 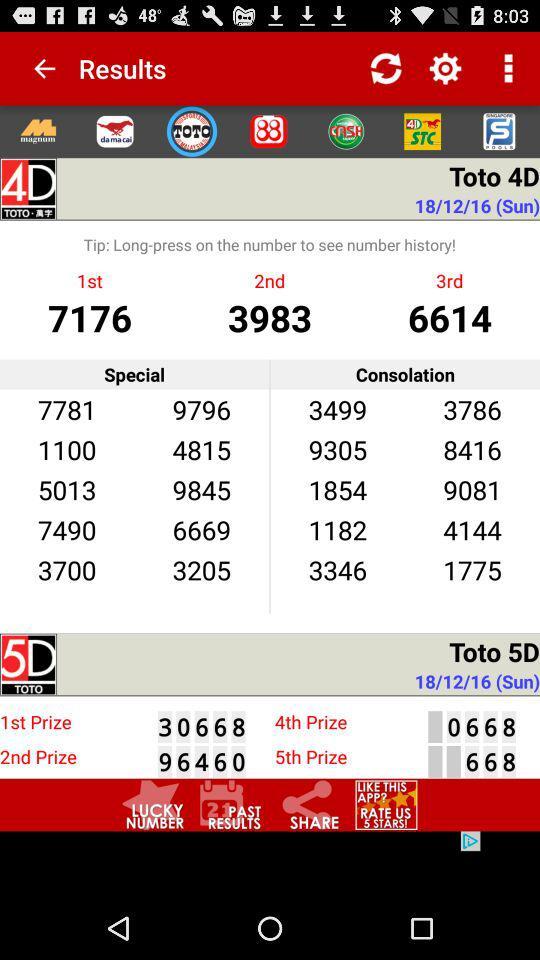 I want to click on selects stc company, so click(x=421, y=130).